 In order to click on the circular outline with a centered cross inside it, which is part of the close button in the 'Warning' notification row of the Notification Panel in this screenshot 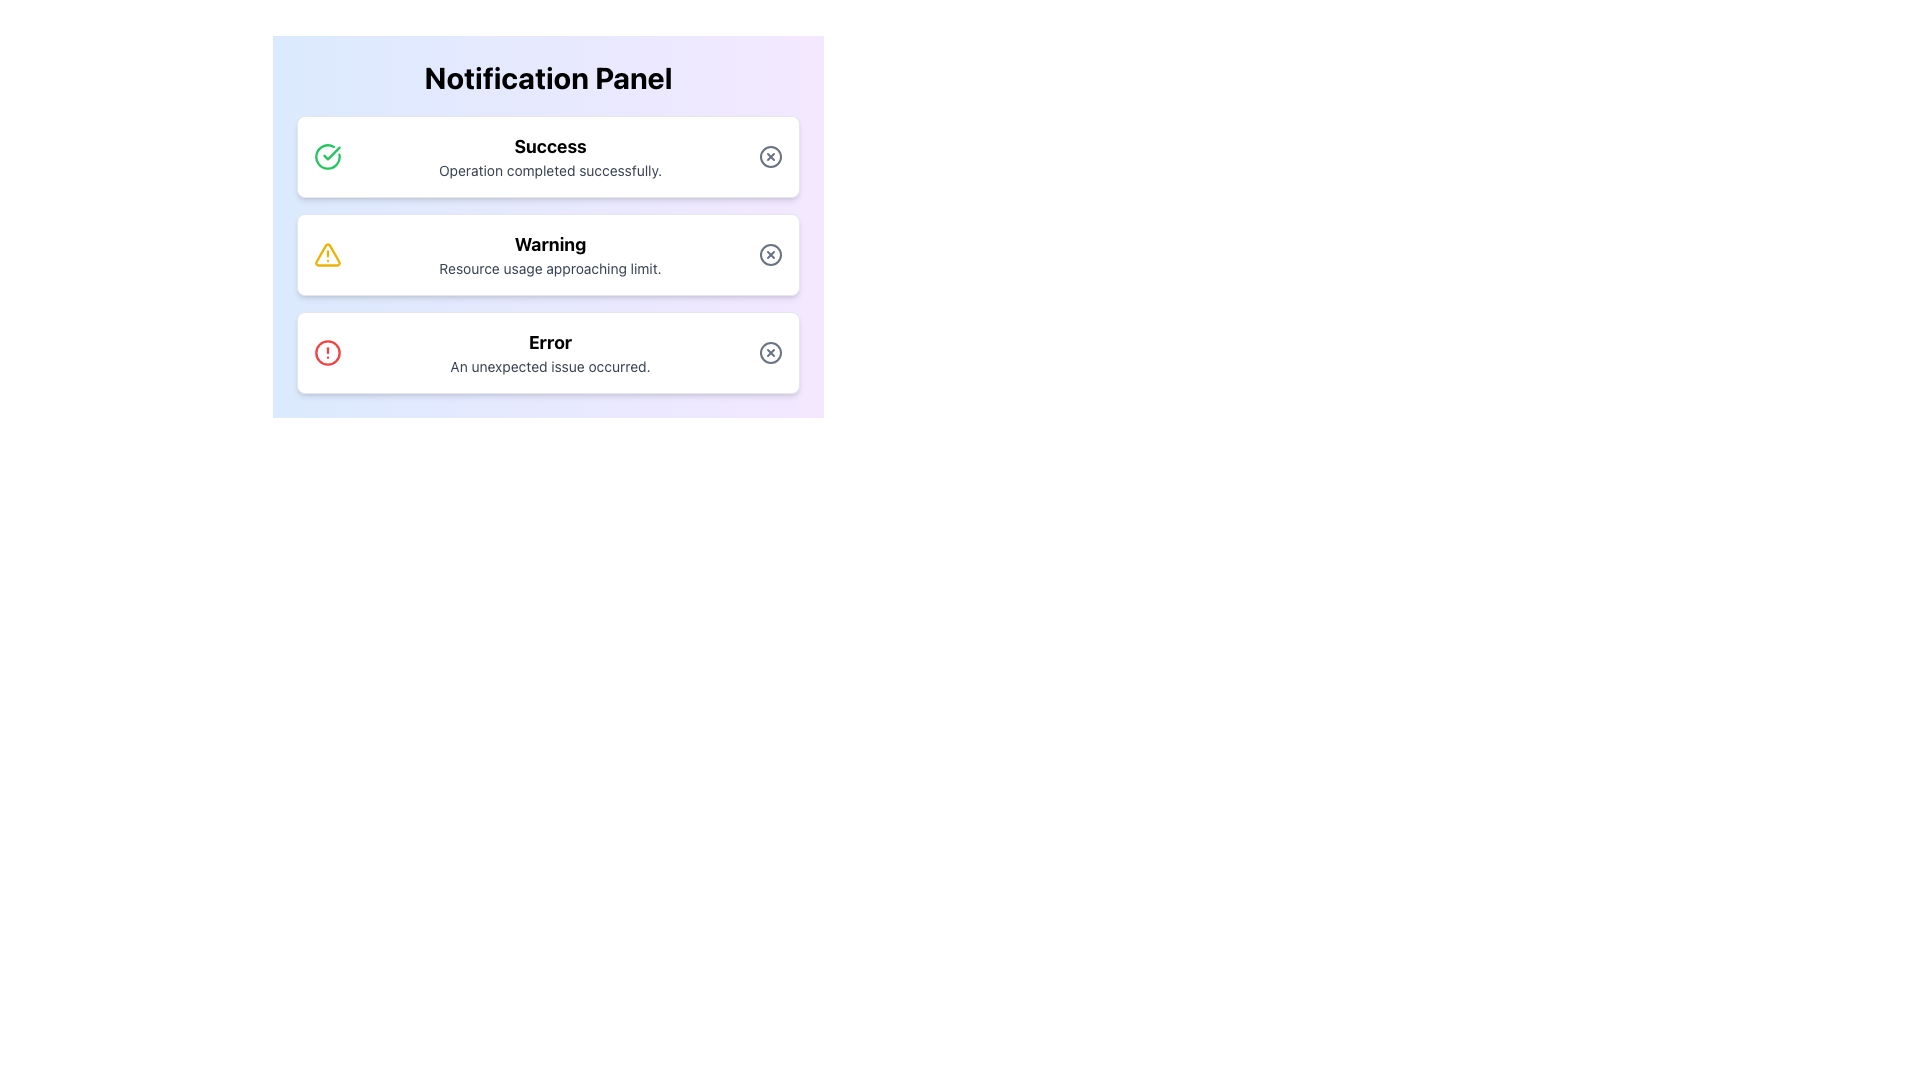, I will do `click(770, 253)`.